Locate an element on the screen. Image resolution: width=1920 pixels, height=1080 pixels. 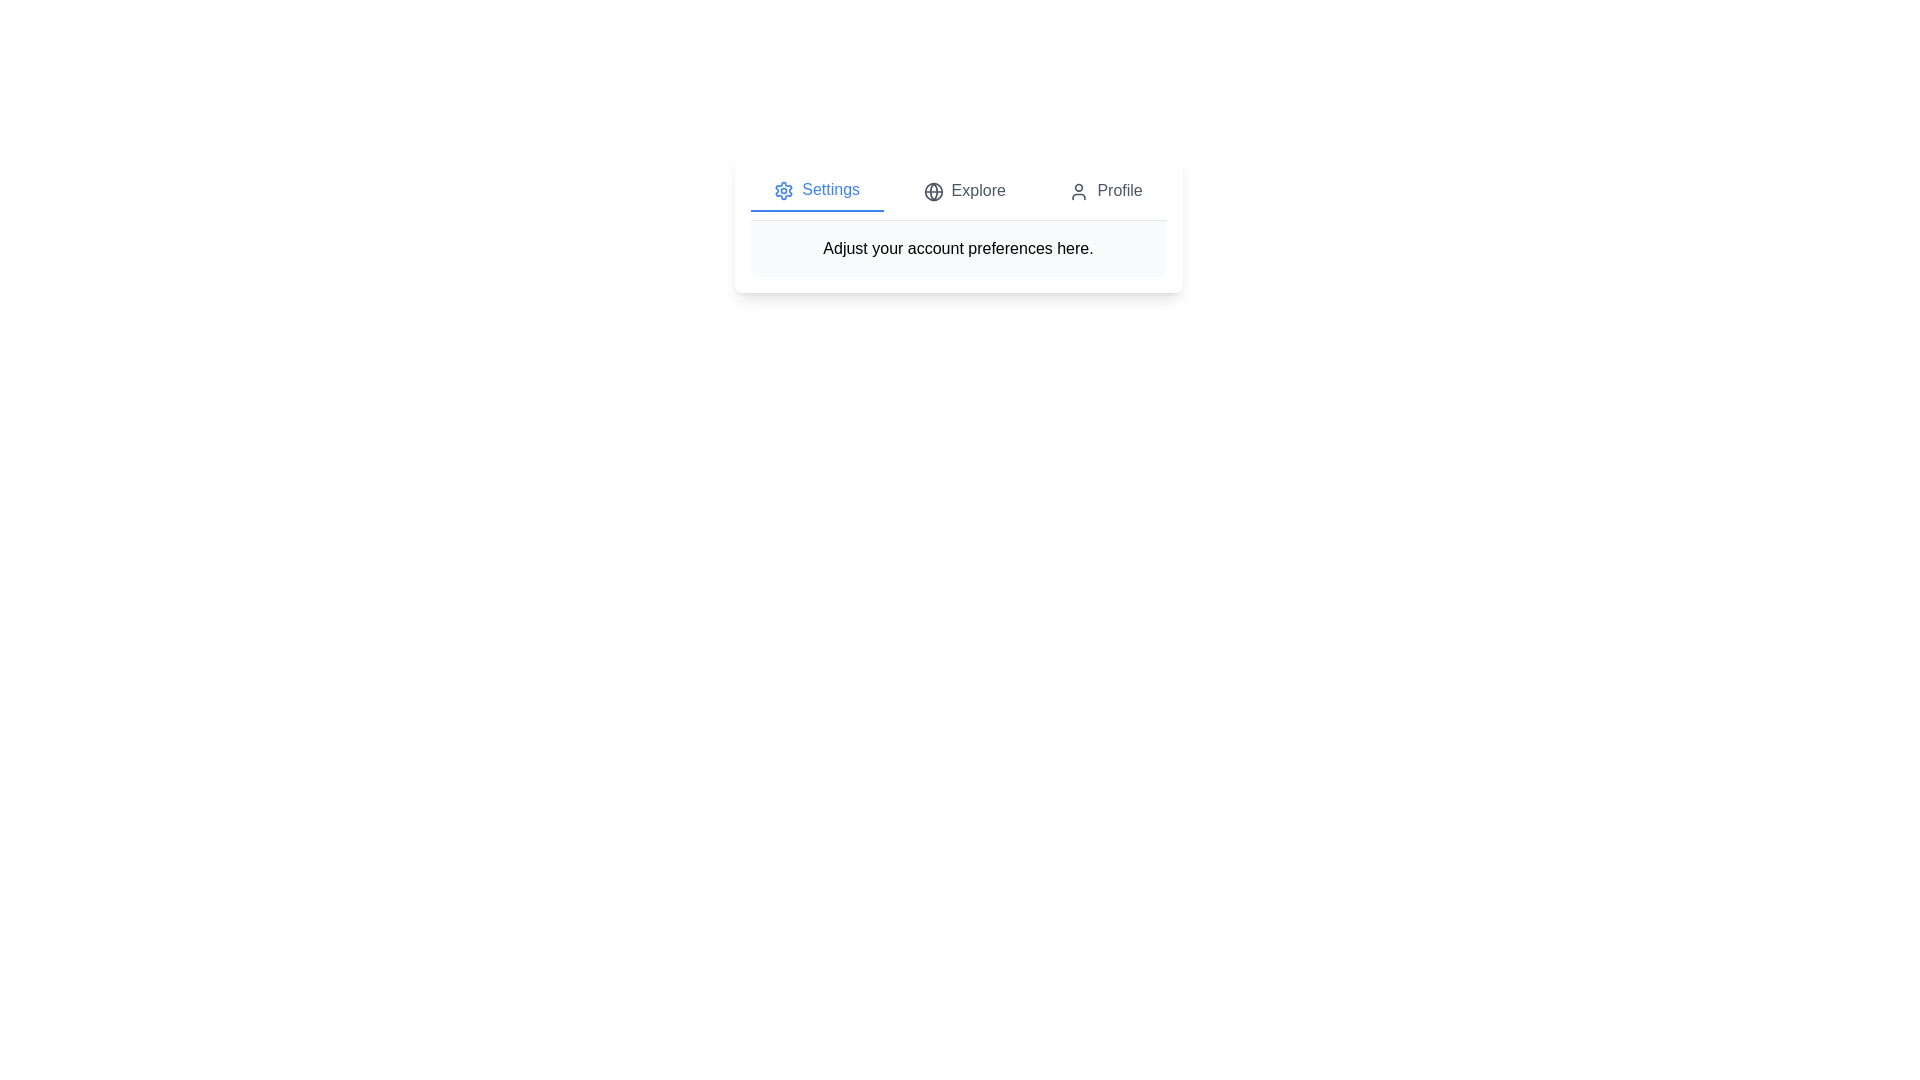
the Explore tab by clicking the corresponding button is located at coordinates (964, 191).